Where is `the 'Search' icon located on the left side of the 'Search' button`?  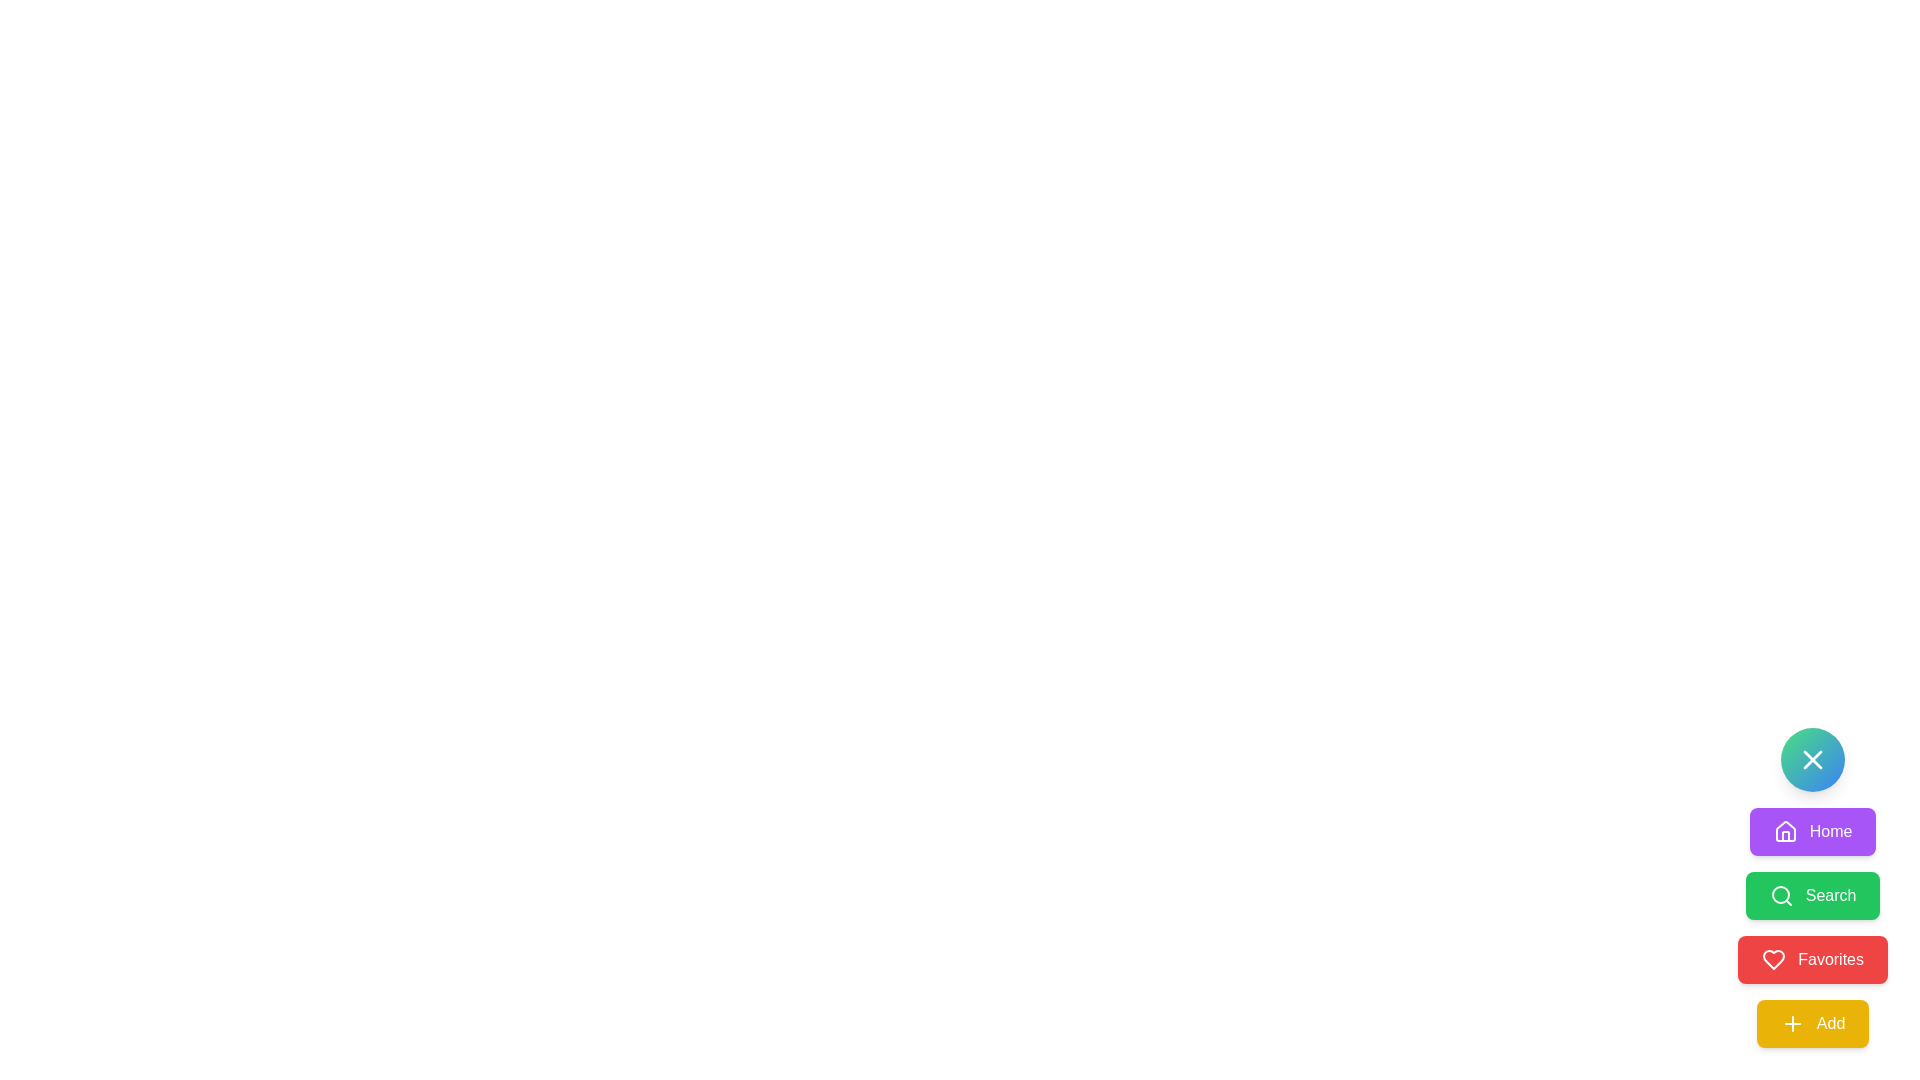 the 'Search' icon located on the left side of the 'Search' button is located at coordinates (1781, 894).